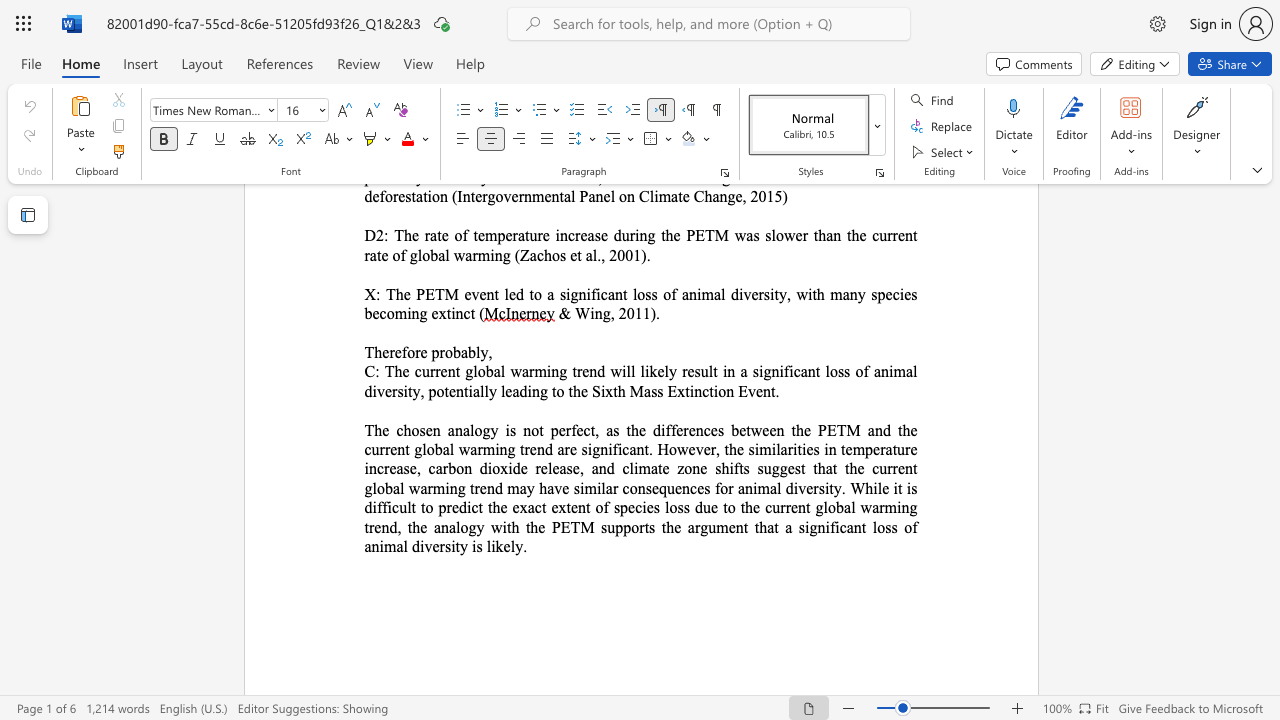  Describe the element at coordinates (792, 488) in the screenshot. I see `the subset text "iversity. While it is di" within the text "significant. However, the similarities in temperature increase, carbon dioxide release, and climate zone shifts suggest that the current global warming trend may have similar consequences for animal diversity. While it is difficult to predict the exact ex"` at that location.